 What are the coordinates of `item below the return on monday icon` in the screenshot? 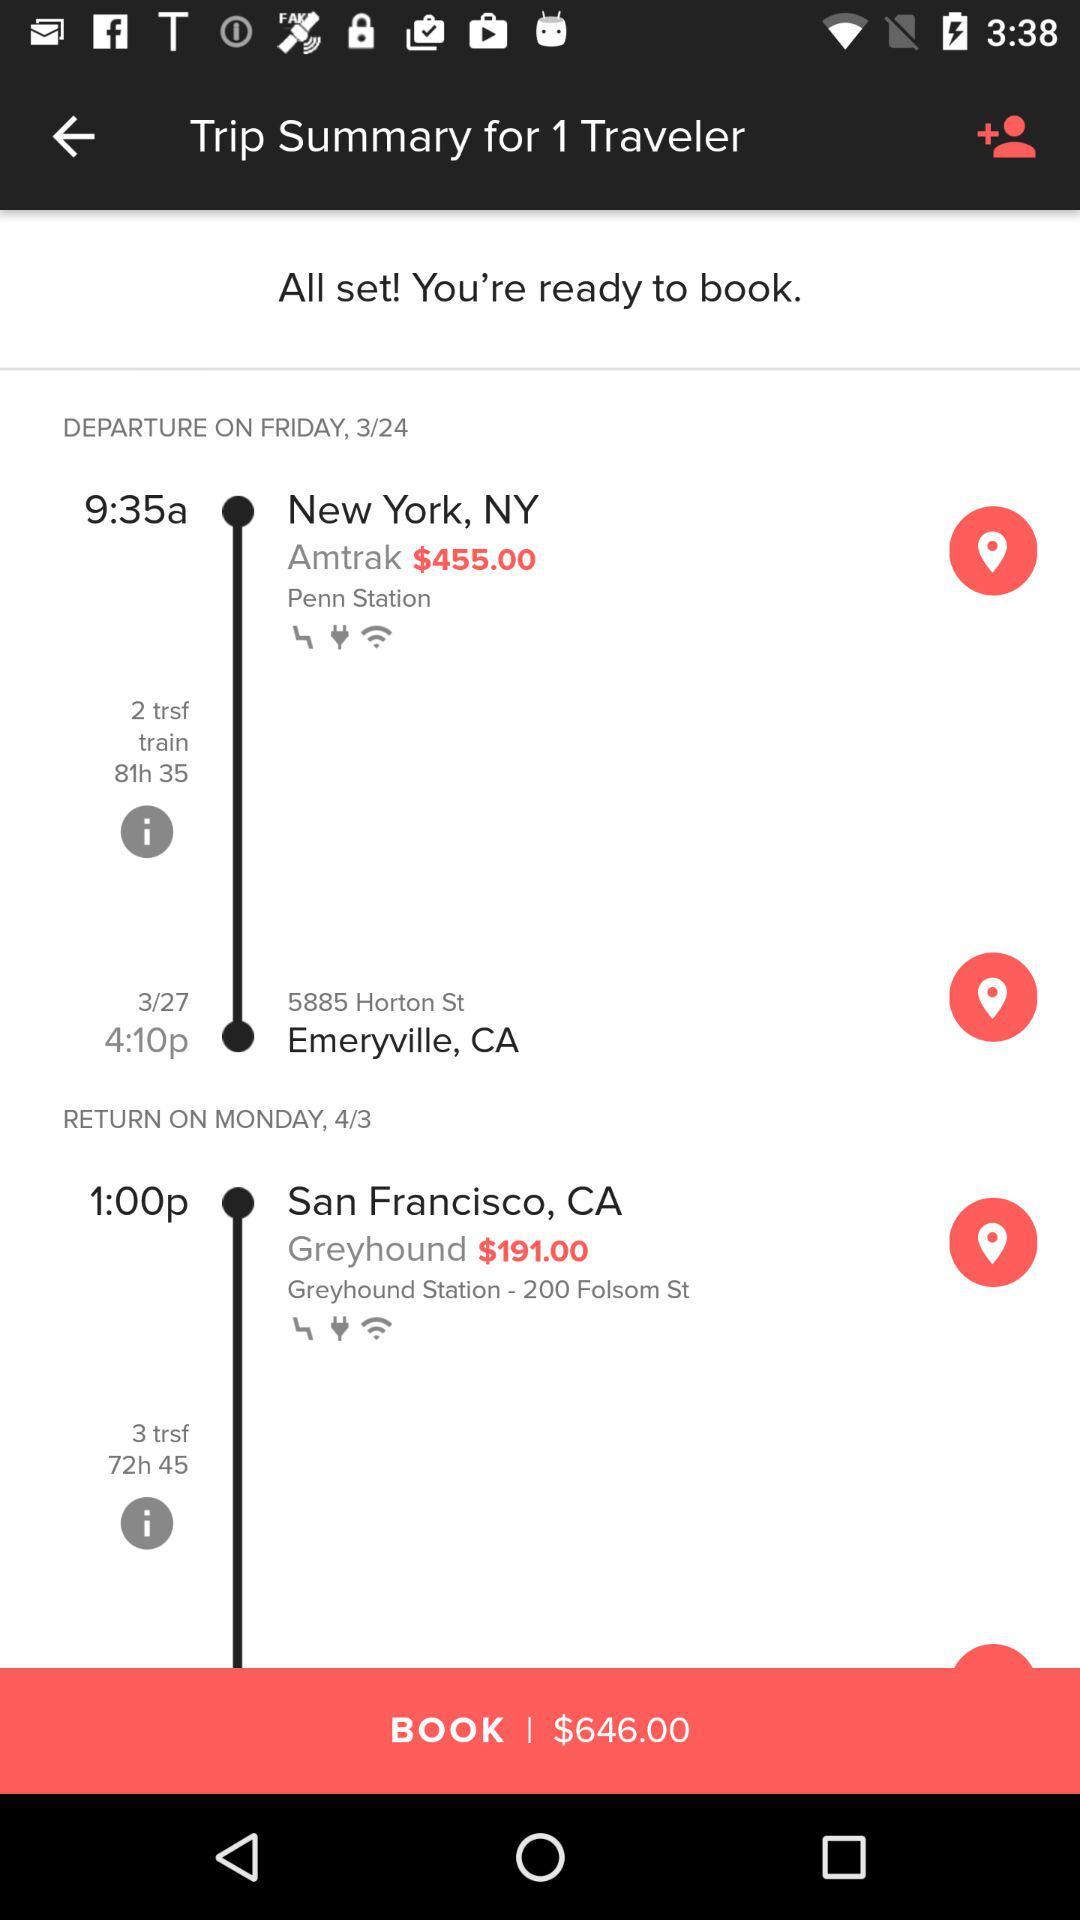 It's located at (138, 1200).